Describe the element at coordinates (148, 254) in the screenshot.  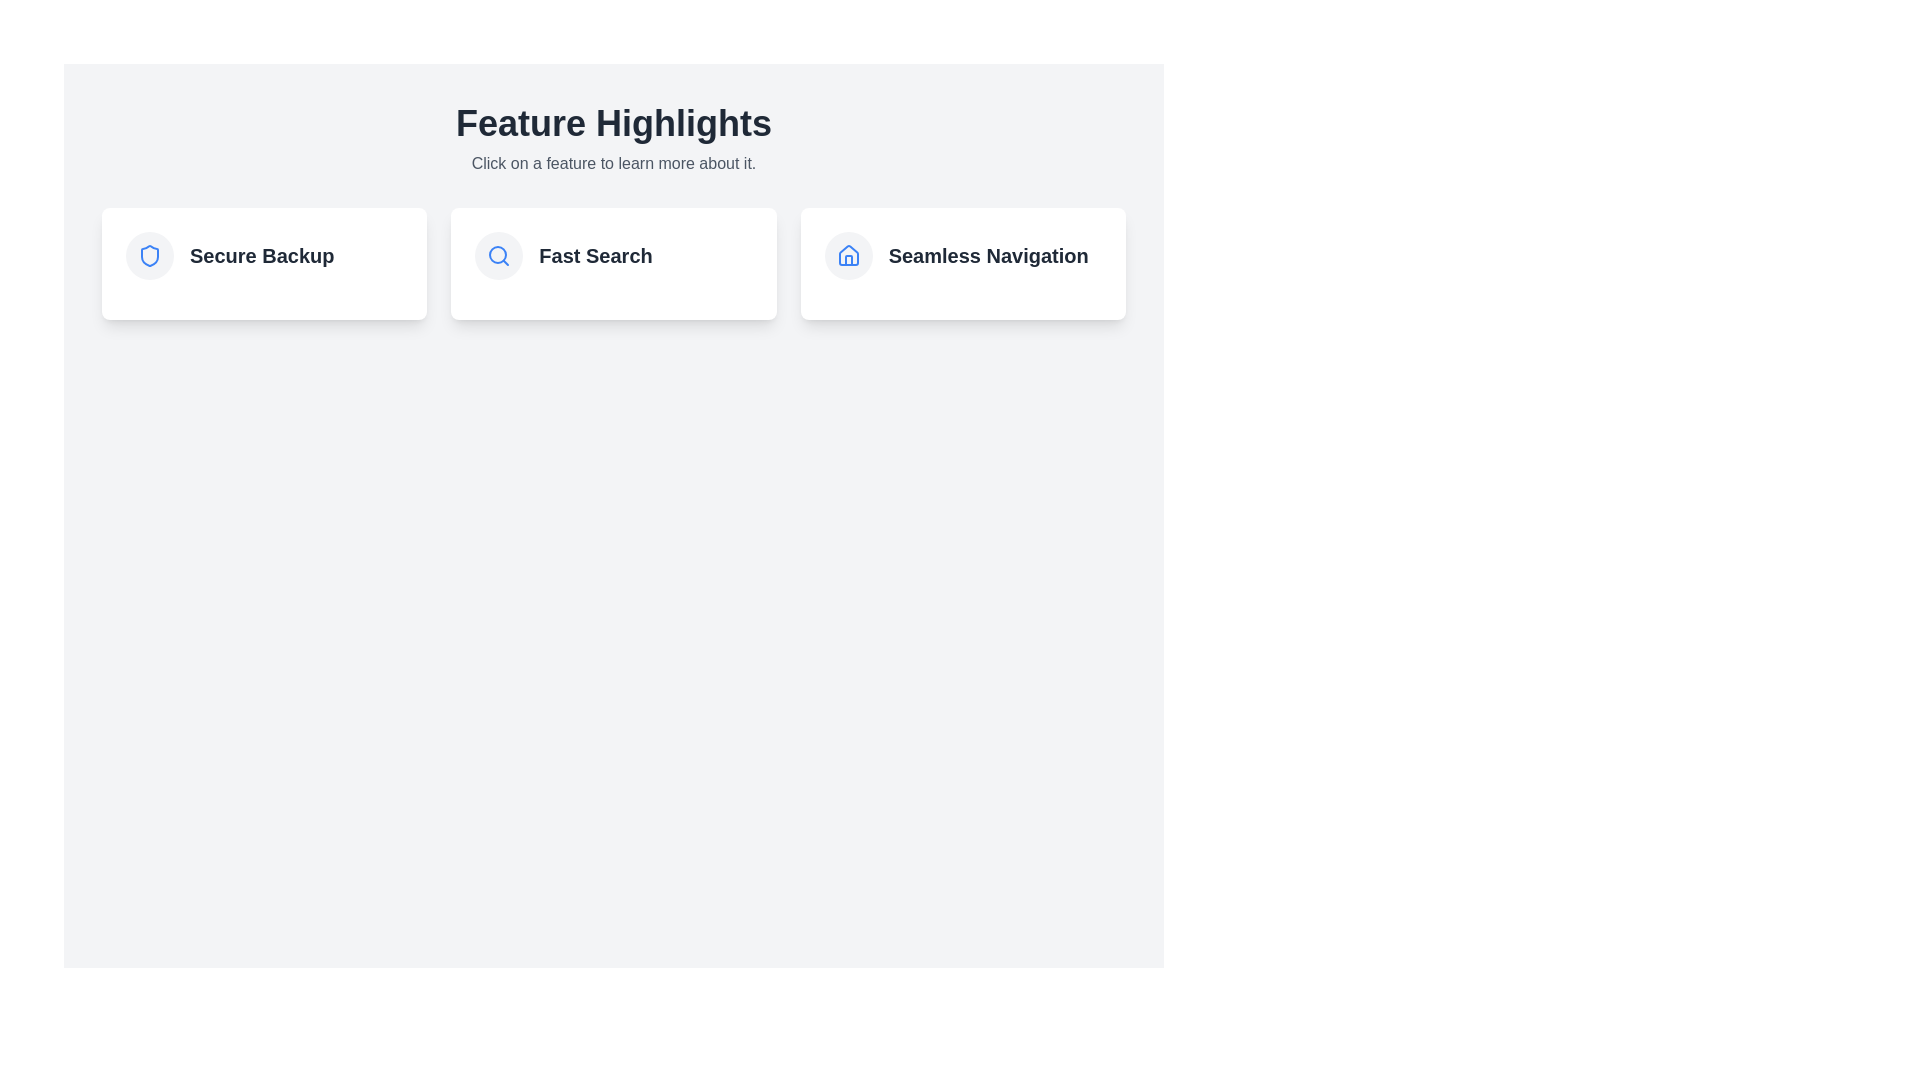
I see `the 'Secure Backup' icon located in the leftmost card of the three horizontally arranged cards, positioned to the left of the text 'Secure Backup'` at that location.